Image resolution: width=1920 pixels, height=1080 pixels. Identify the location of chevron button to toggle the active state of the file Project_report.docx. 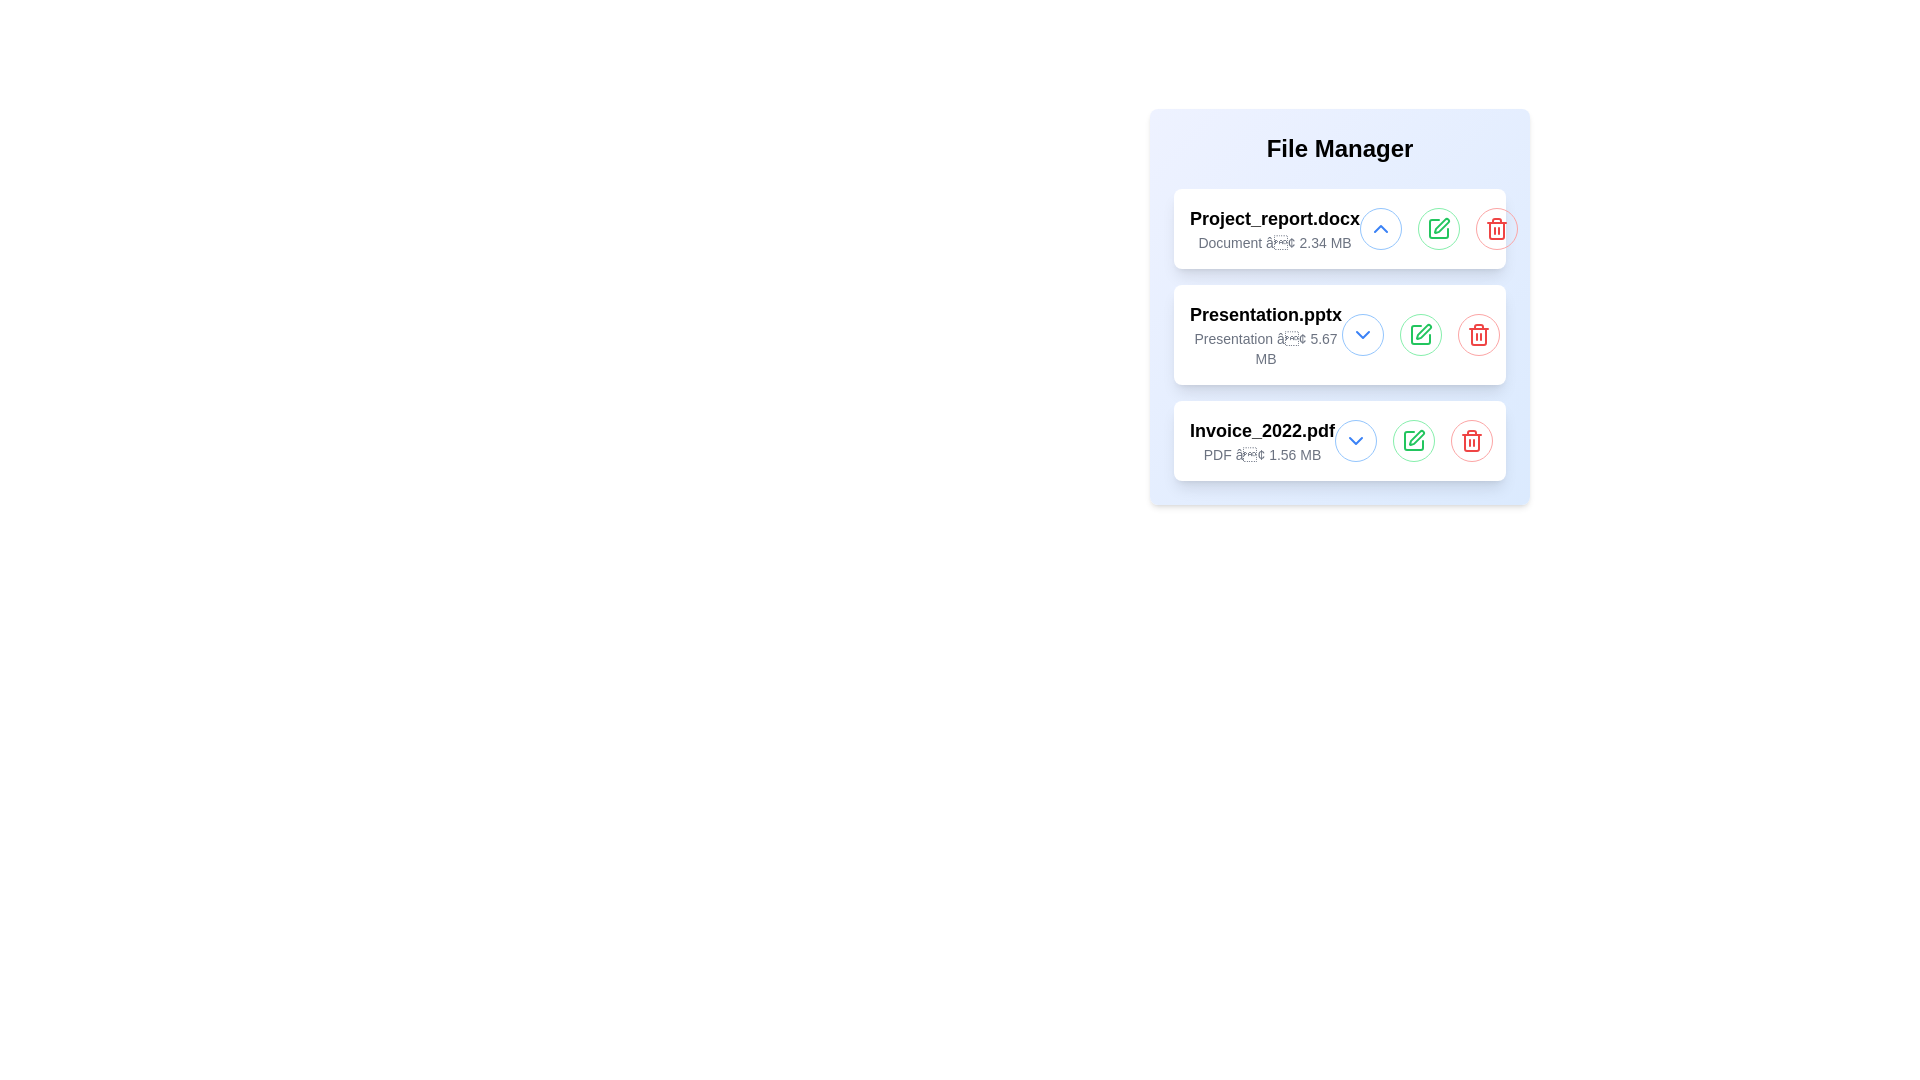
(1380, 227).